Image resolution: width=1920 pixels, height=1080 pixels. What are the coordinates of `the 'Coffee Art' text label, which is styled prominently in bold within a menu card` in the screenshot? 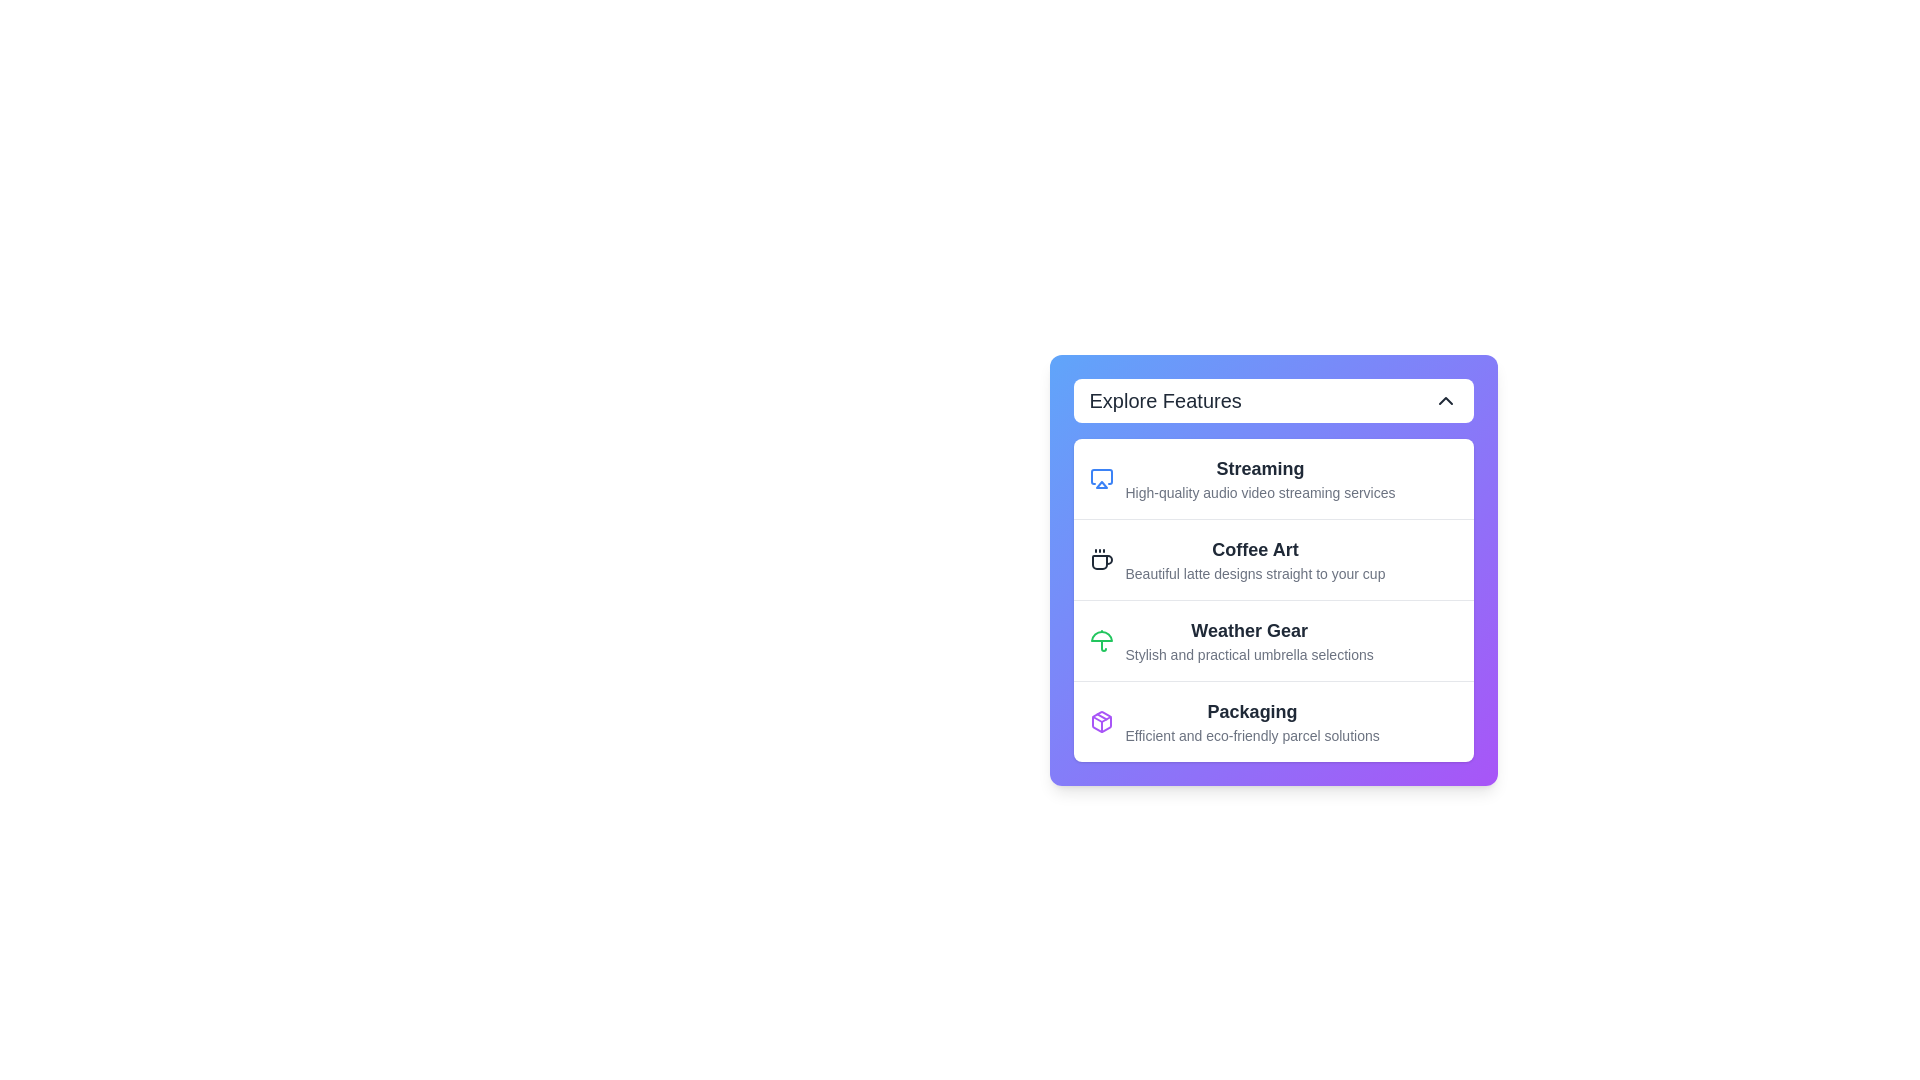 It's located at (1254, 550).